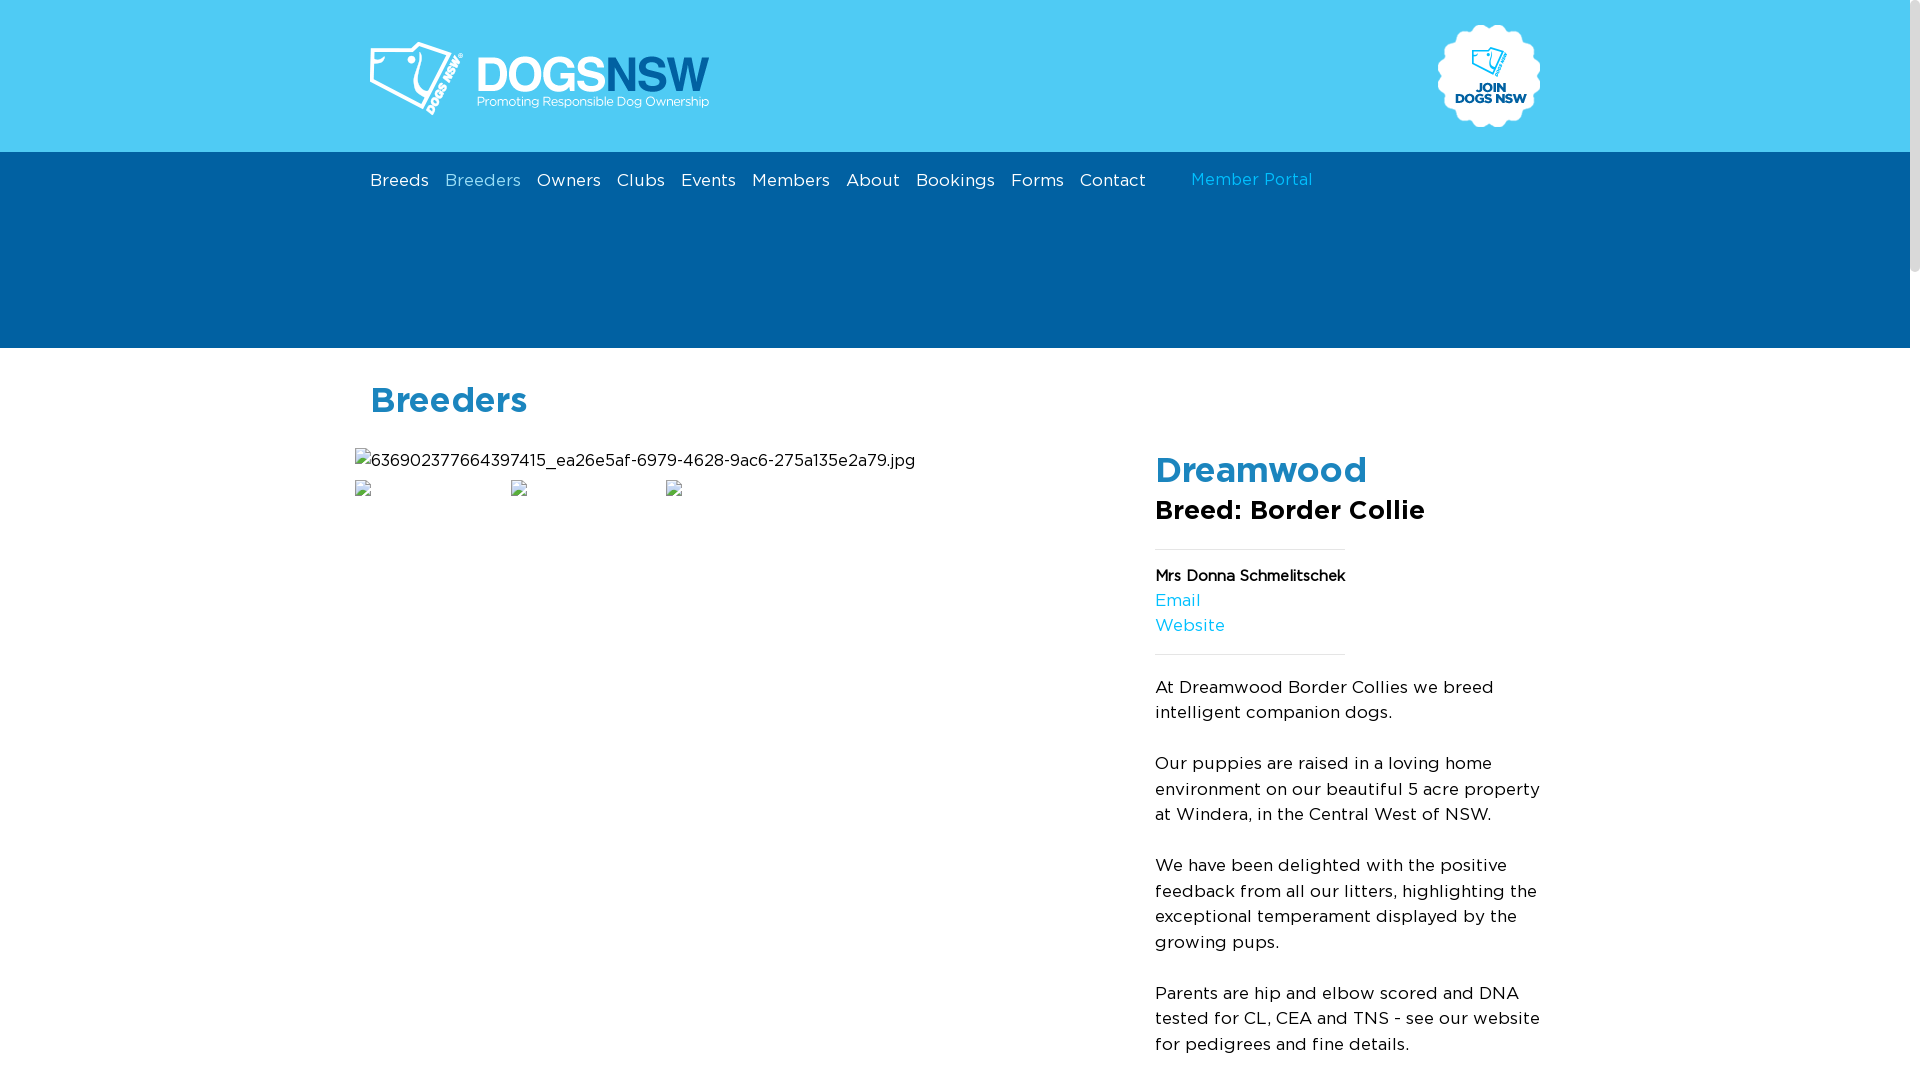  Describe the element at coordinates (1177, 597) in the screenshot. I see `'Email'` at that location.